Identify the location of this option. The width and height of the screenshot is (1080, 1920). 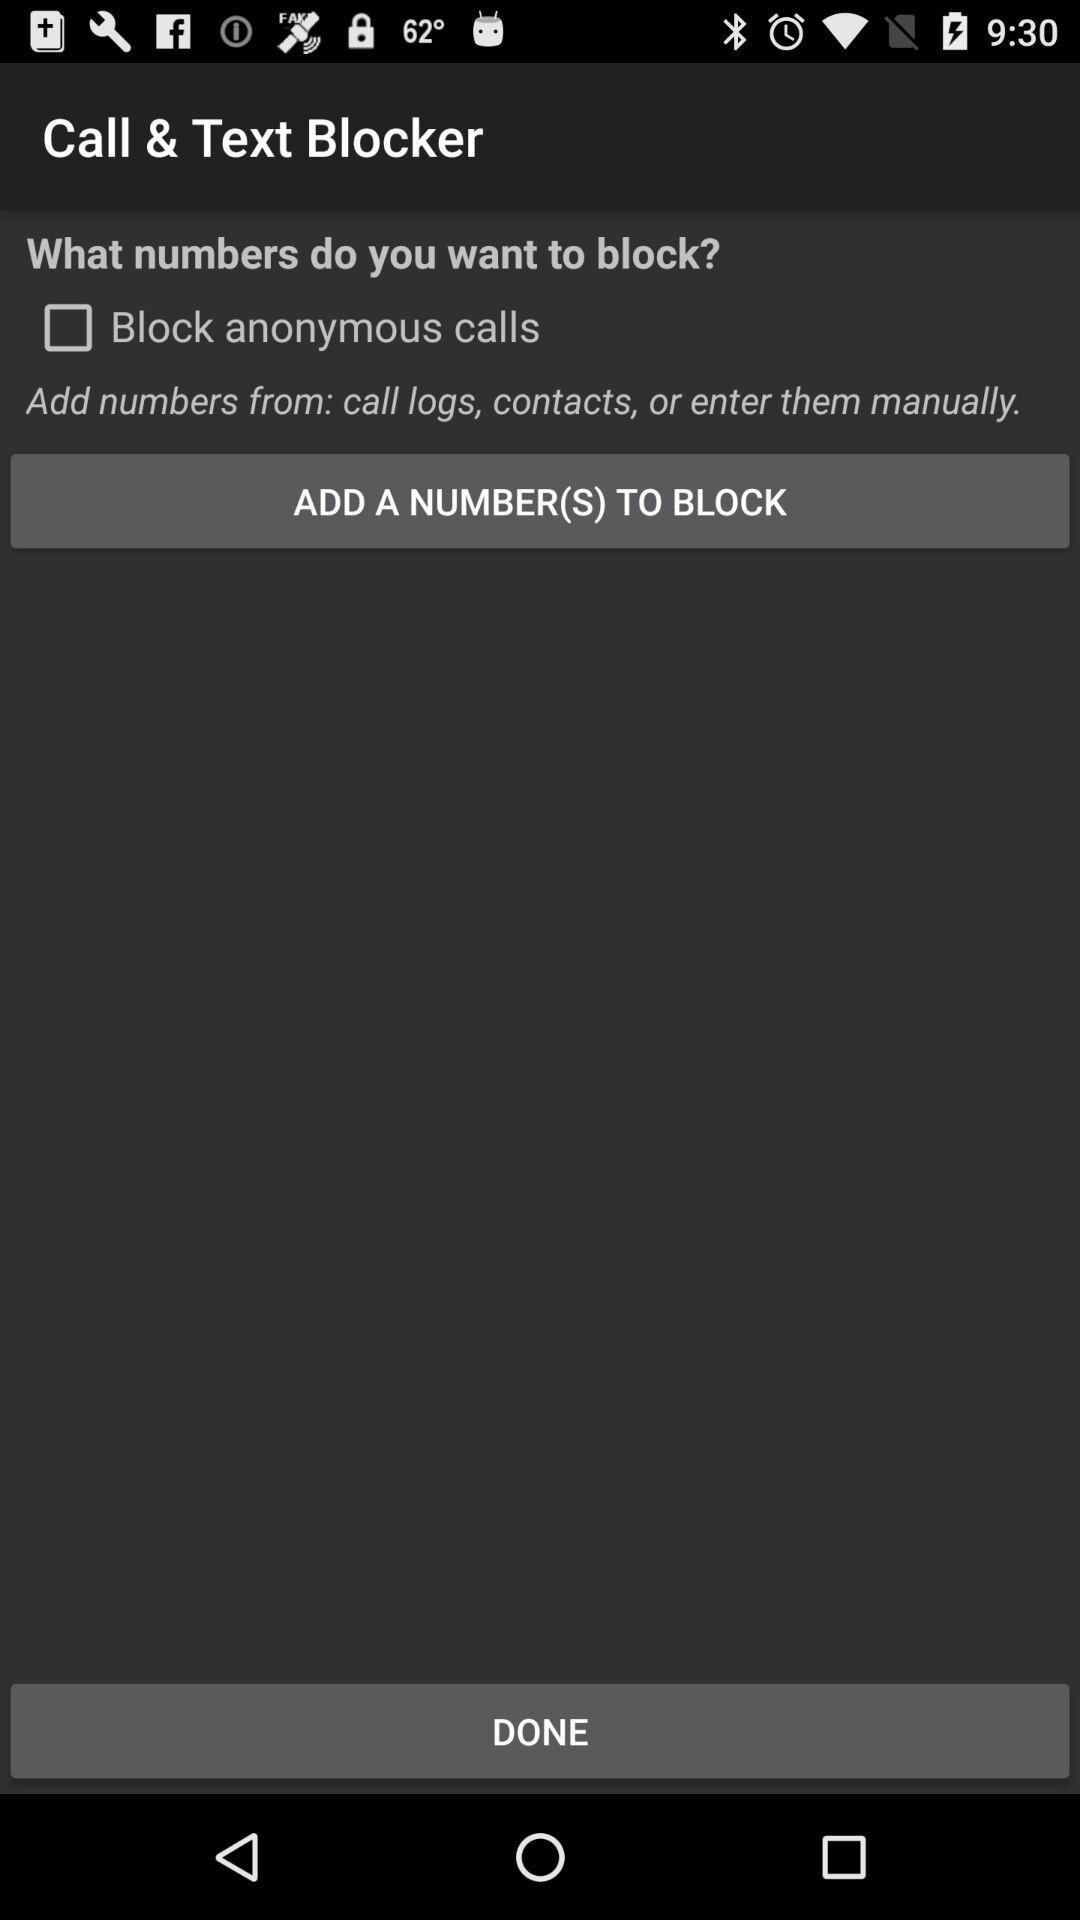
(67, 327).